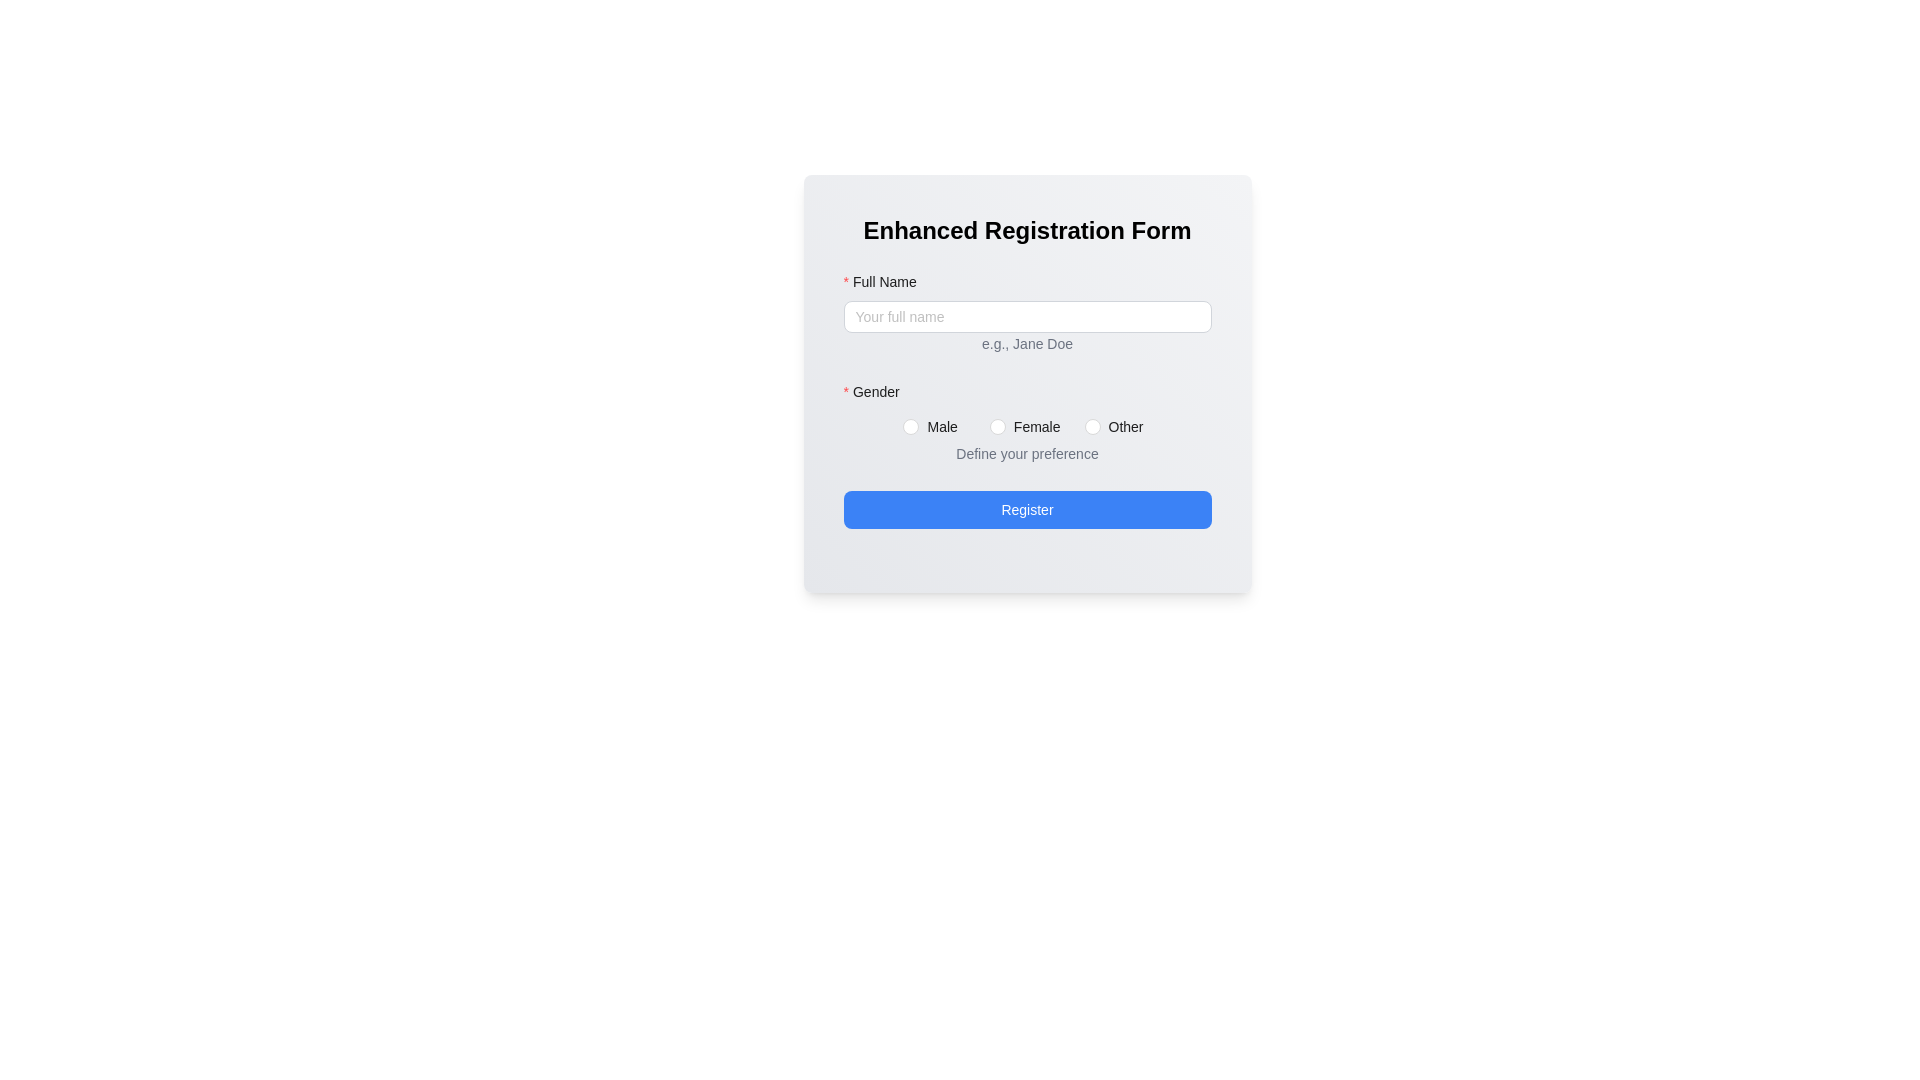 The height and width of the screenshot is (1080, 1920). I want to click on the 'Female' radio button or its associated label in the gender selection input of the Enhanced Registration Form, so click(1029, 426).